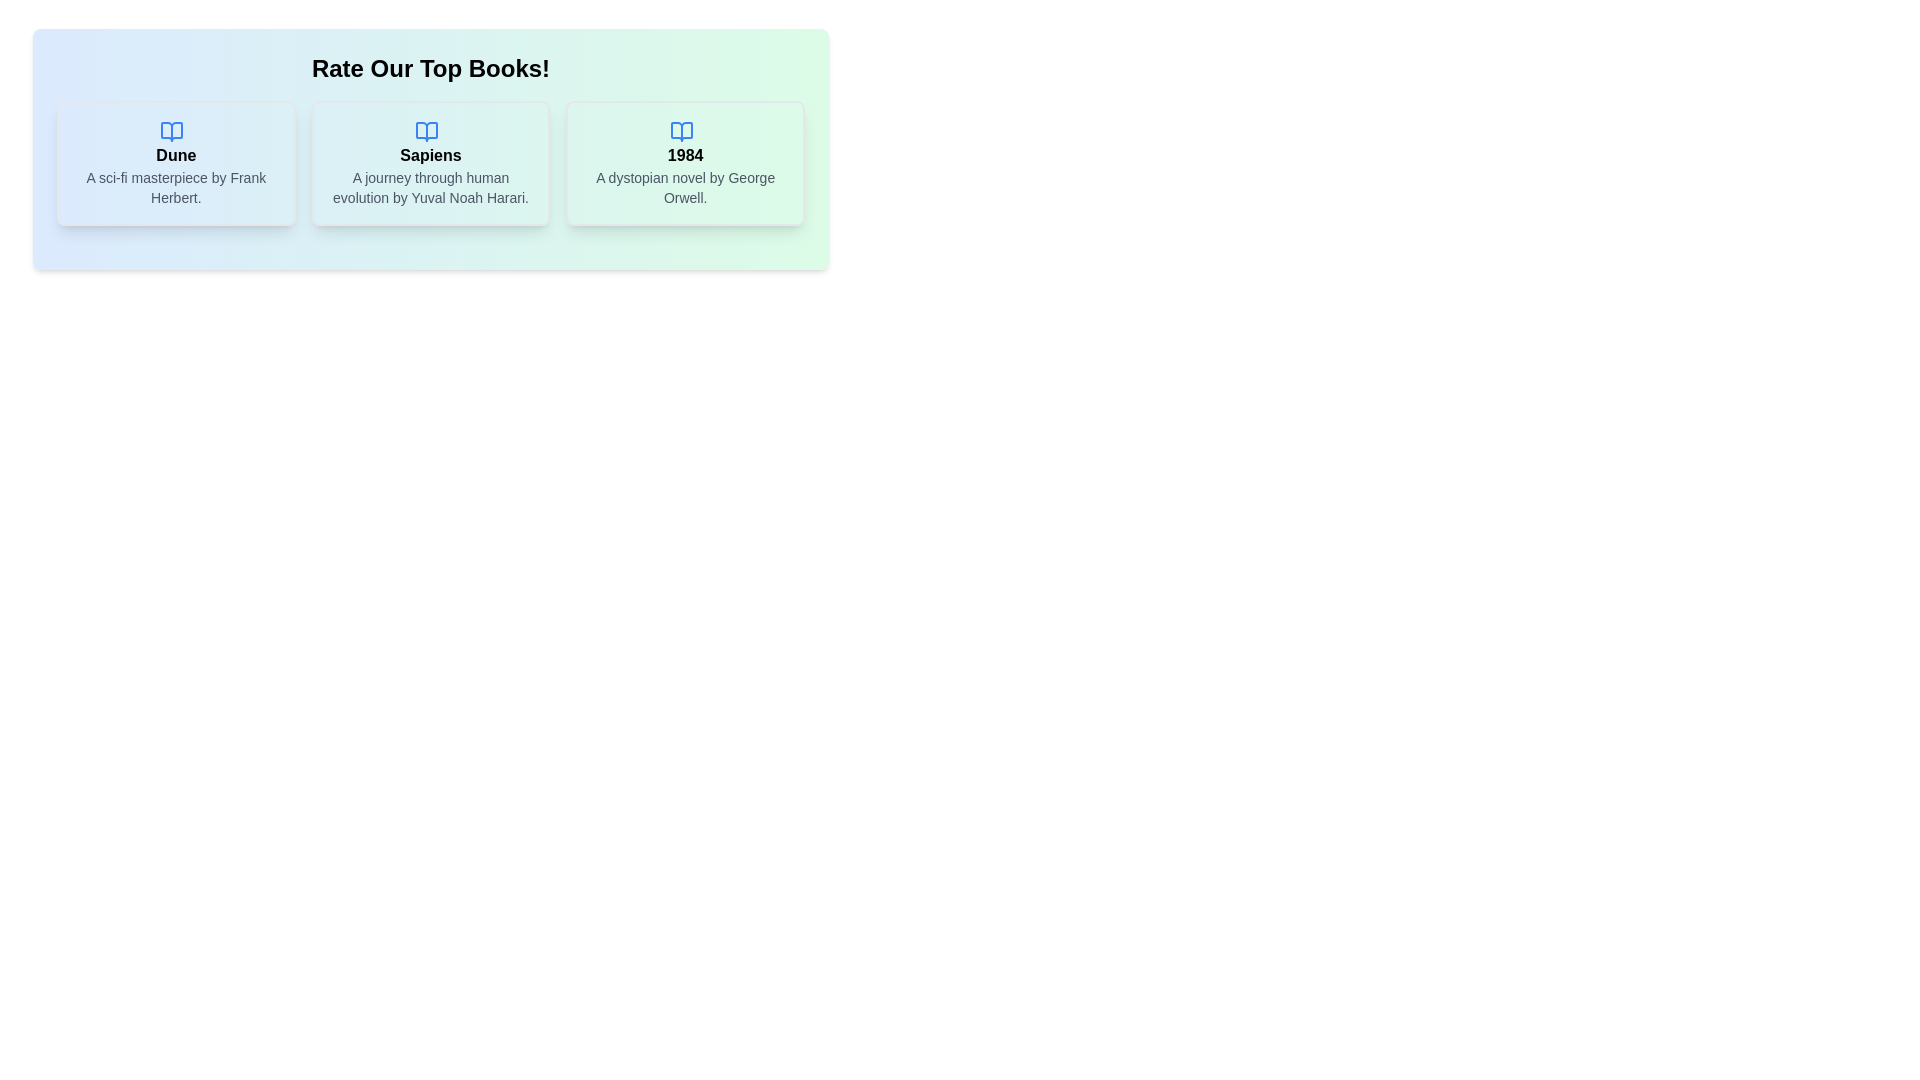 The image size is (1920, 1080). Describe the element at coordinates (430, 187) in the screenshot. I see `descriptive subtitle text located beneath the title 'Sapiens' in the second card of a horizontal row of three cards` at that location.